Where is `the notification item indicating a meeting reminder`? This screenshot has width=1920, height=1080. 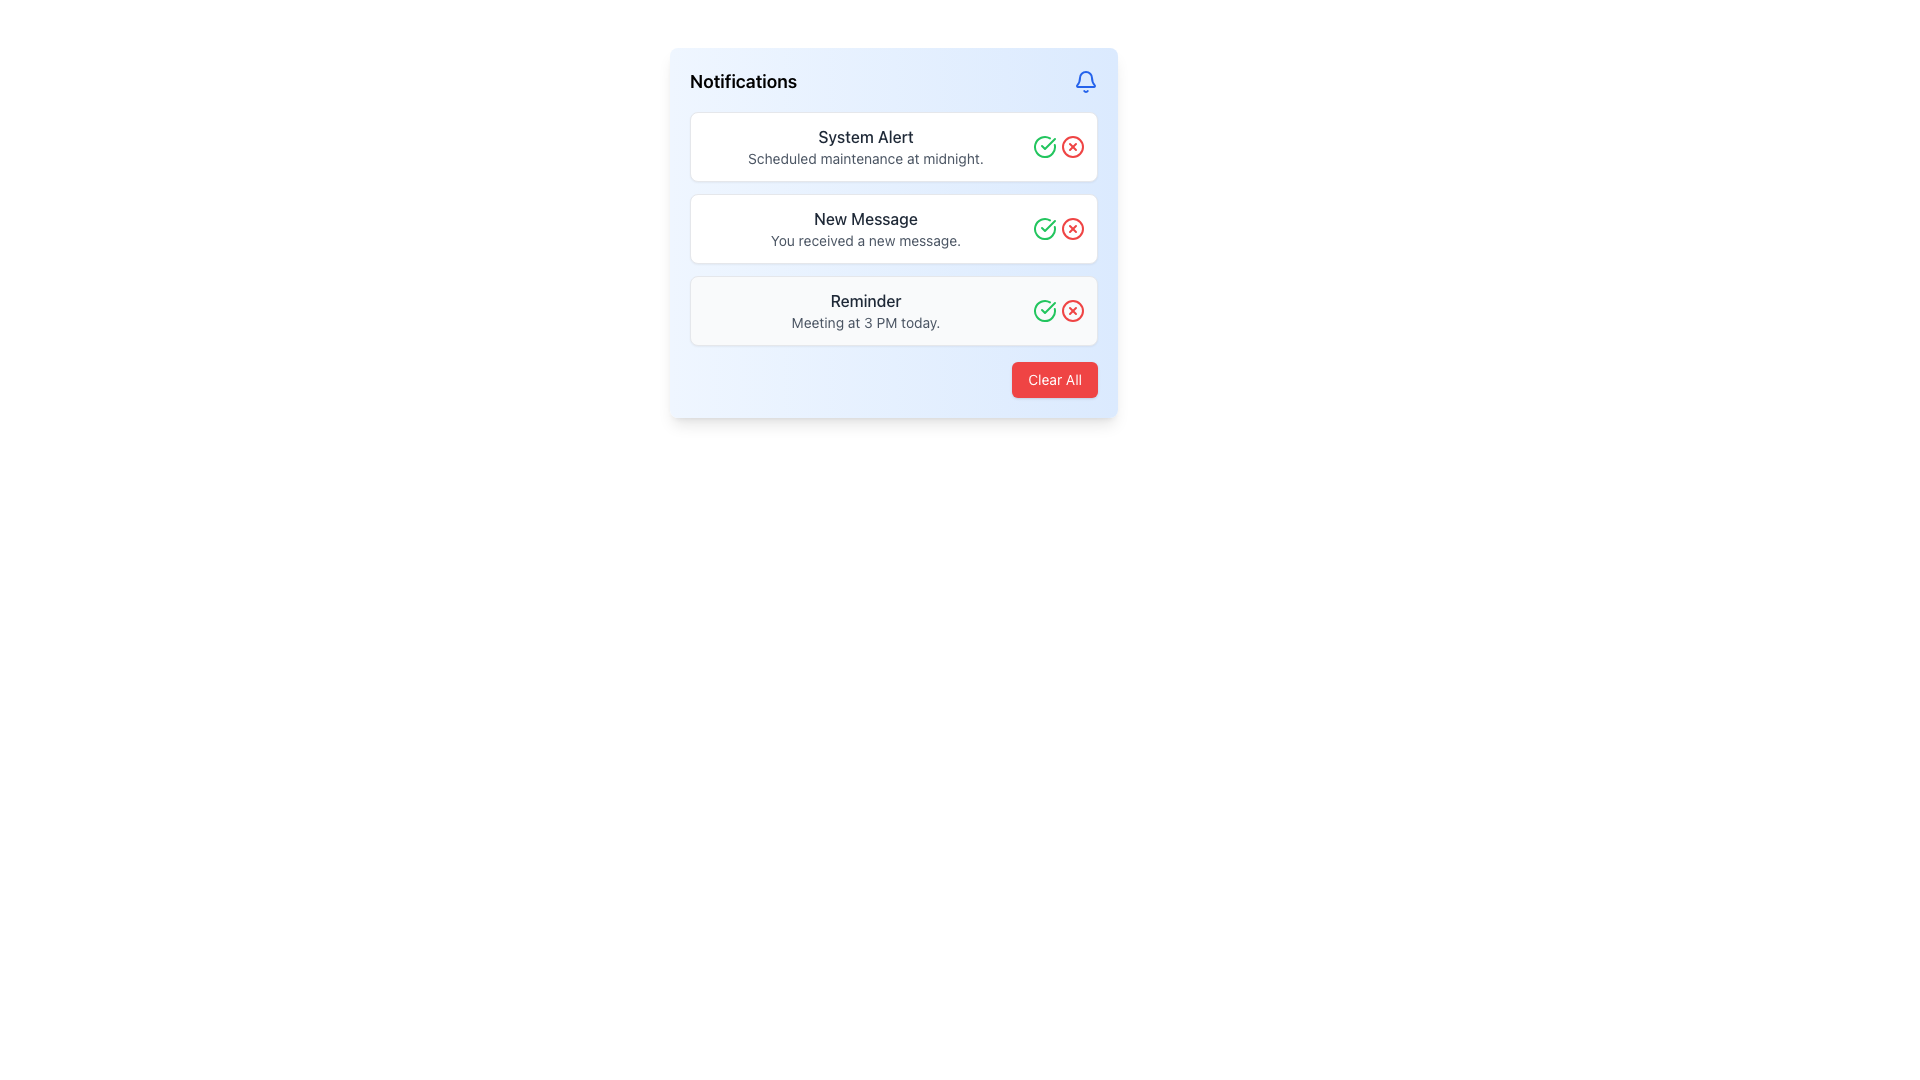
the notification item indicating a meeting reminder is located at coordinates (865, 311).